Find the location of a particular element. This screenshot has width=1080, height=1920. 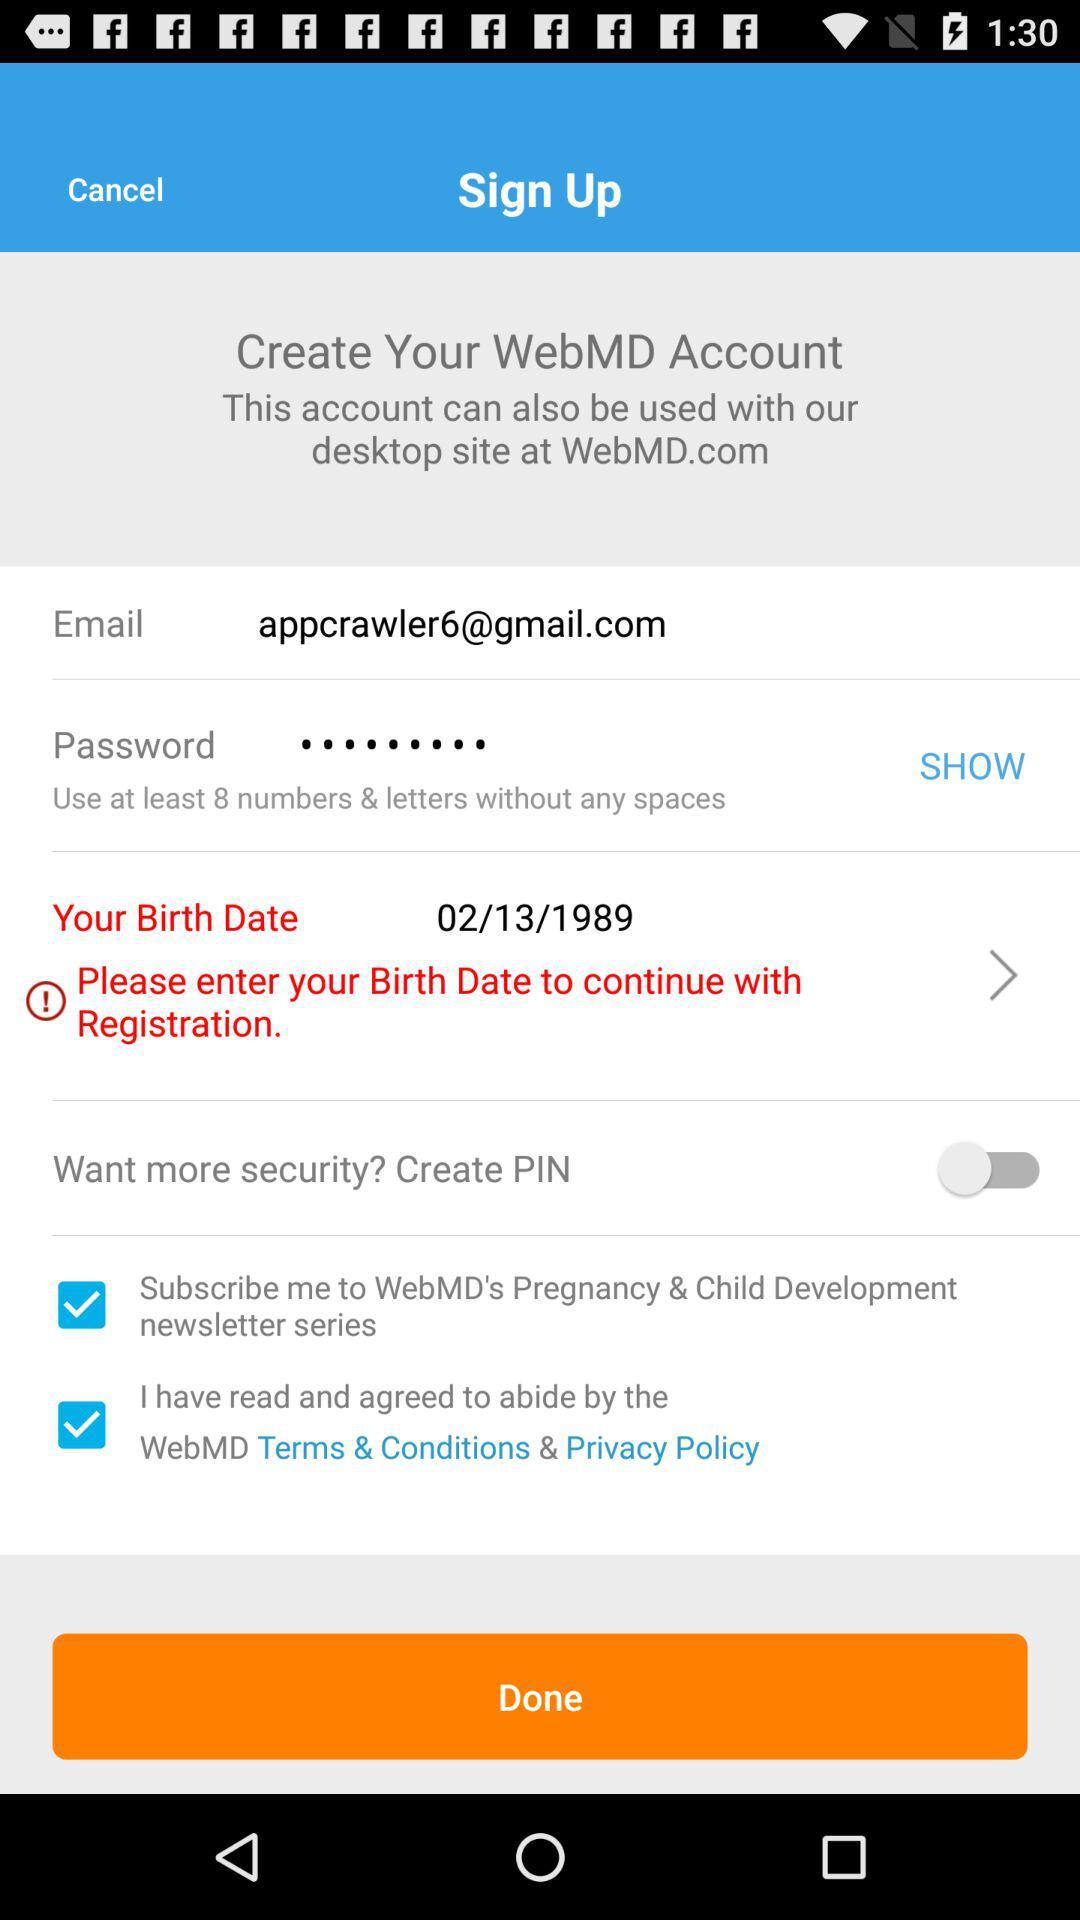

activate pin is located at coordinates (991, 1168).